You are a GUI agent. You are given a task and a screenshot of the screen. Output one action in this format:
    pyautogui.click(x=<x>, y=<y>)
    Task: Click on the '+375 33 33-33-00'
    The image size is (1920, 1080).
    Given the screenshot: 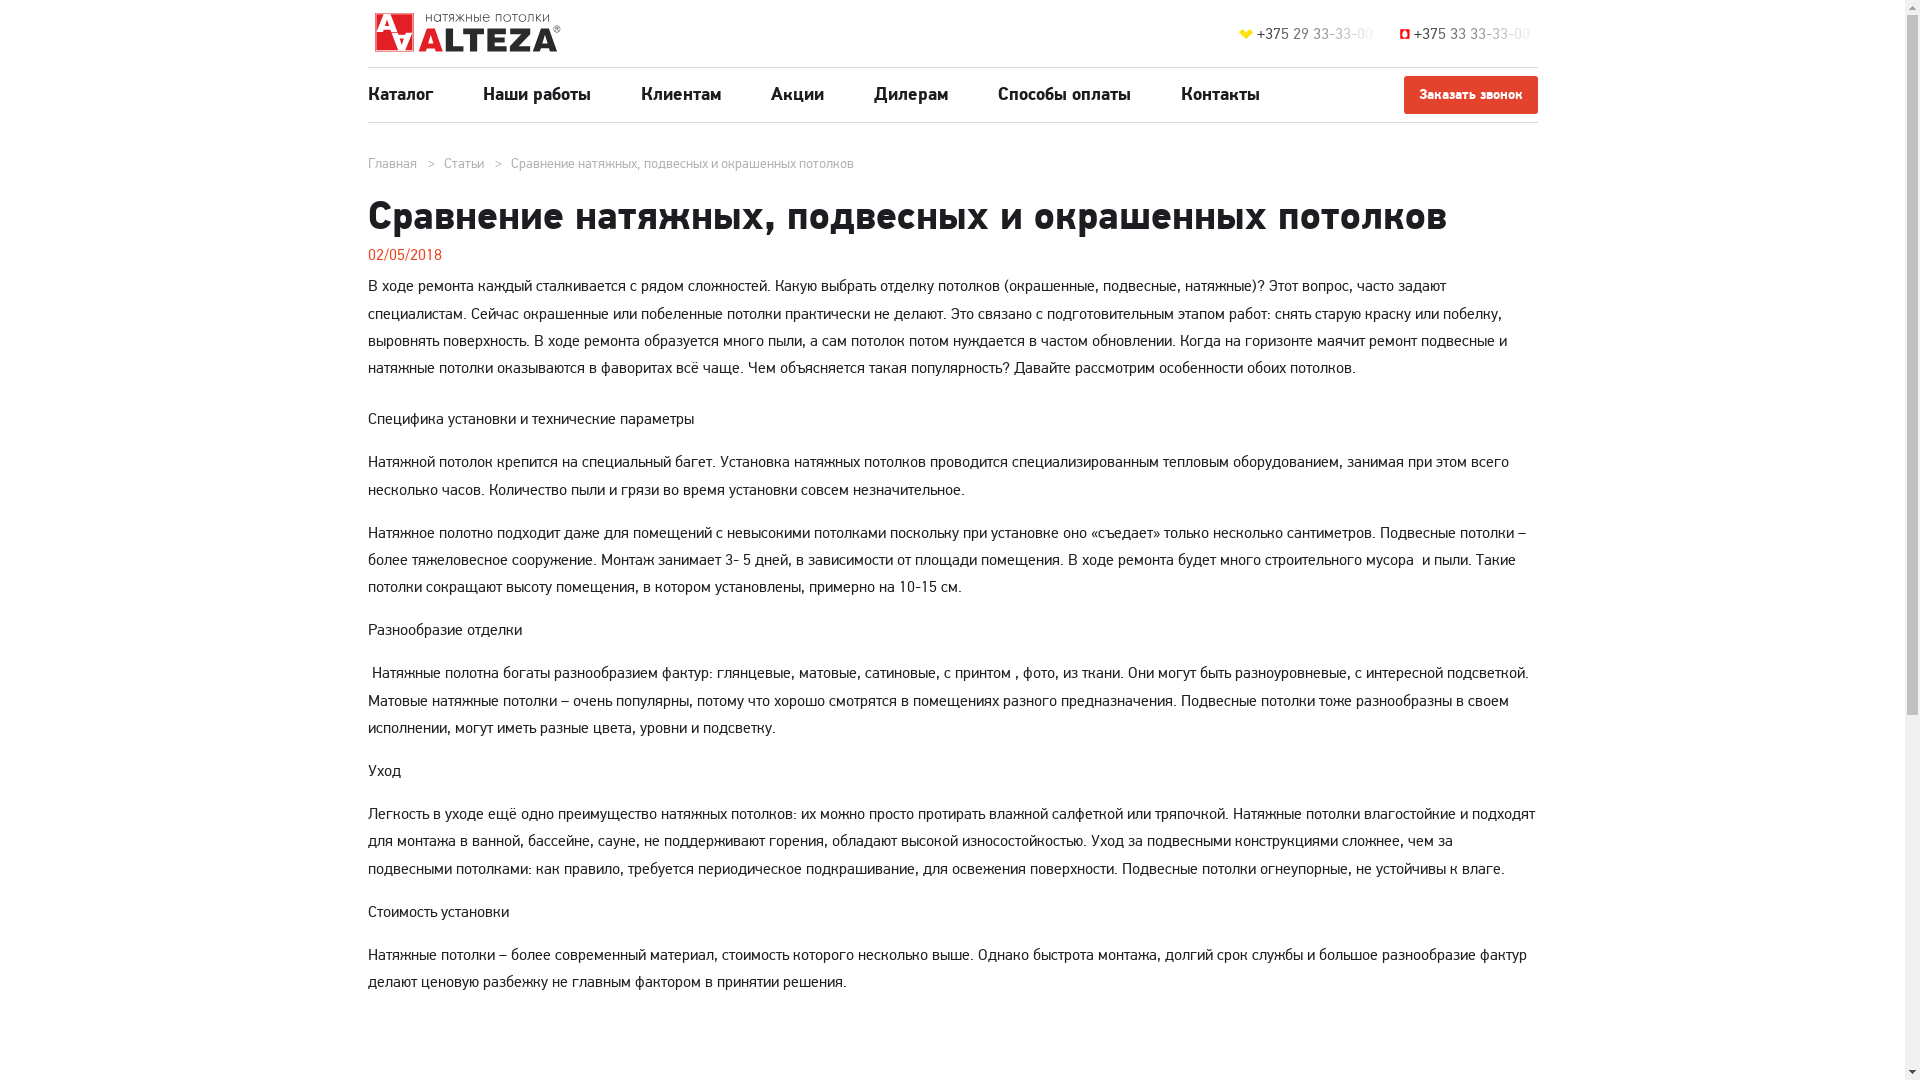 What is the action you would take?
    pyautogui.click(x=1413, y=34)
    